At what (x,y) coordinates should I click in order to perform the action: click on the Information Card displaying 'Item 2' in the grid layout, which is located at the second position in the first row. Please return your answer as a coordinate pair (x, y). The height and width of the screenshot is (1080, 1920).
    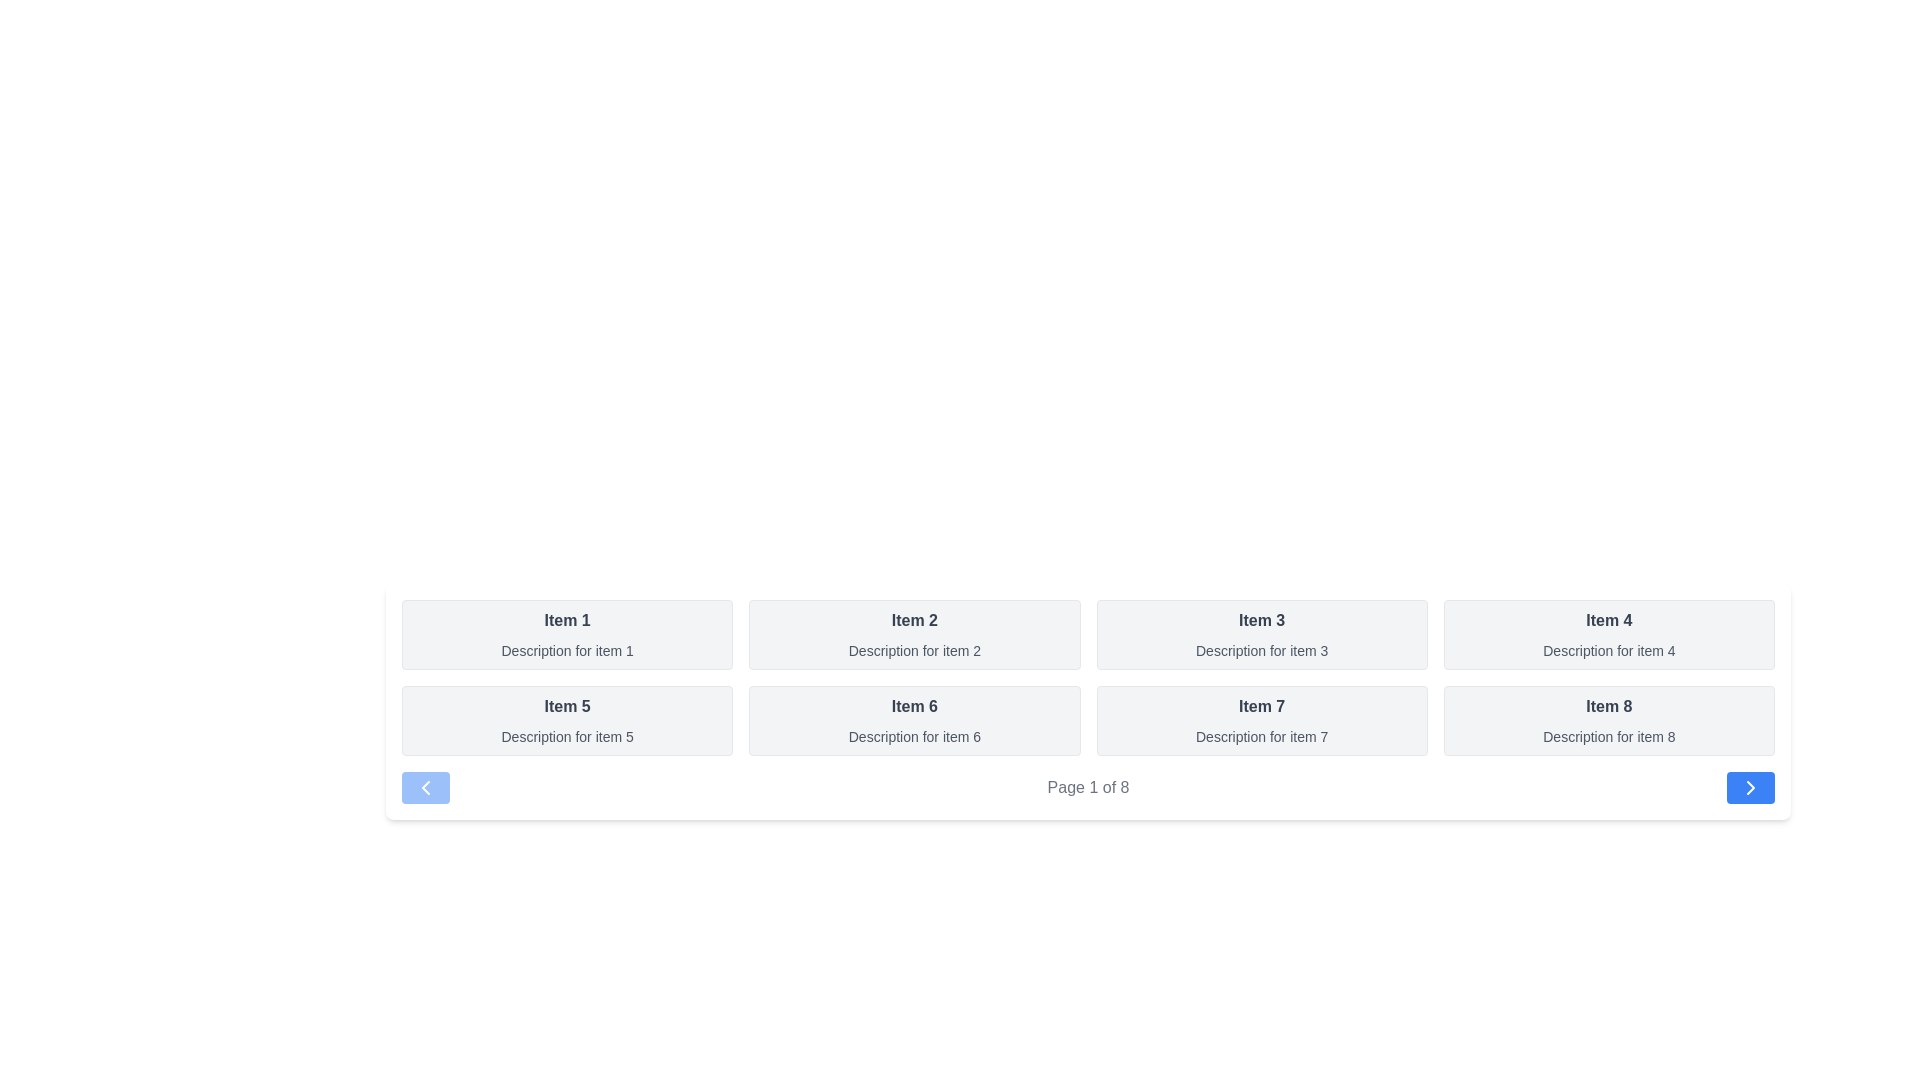
    Looking at the image, I should click on (913, 635).